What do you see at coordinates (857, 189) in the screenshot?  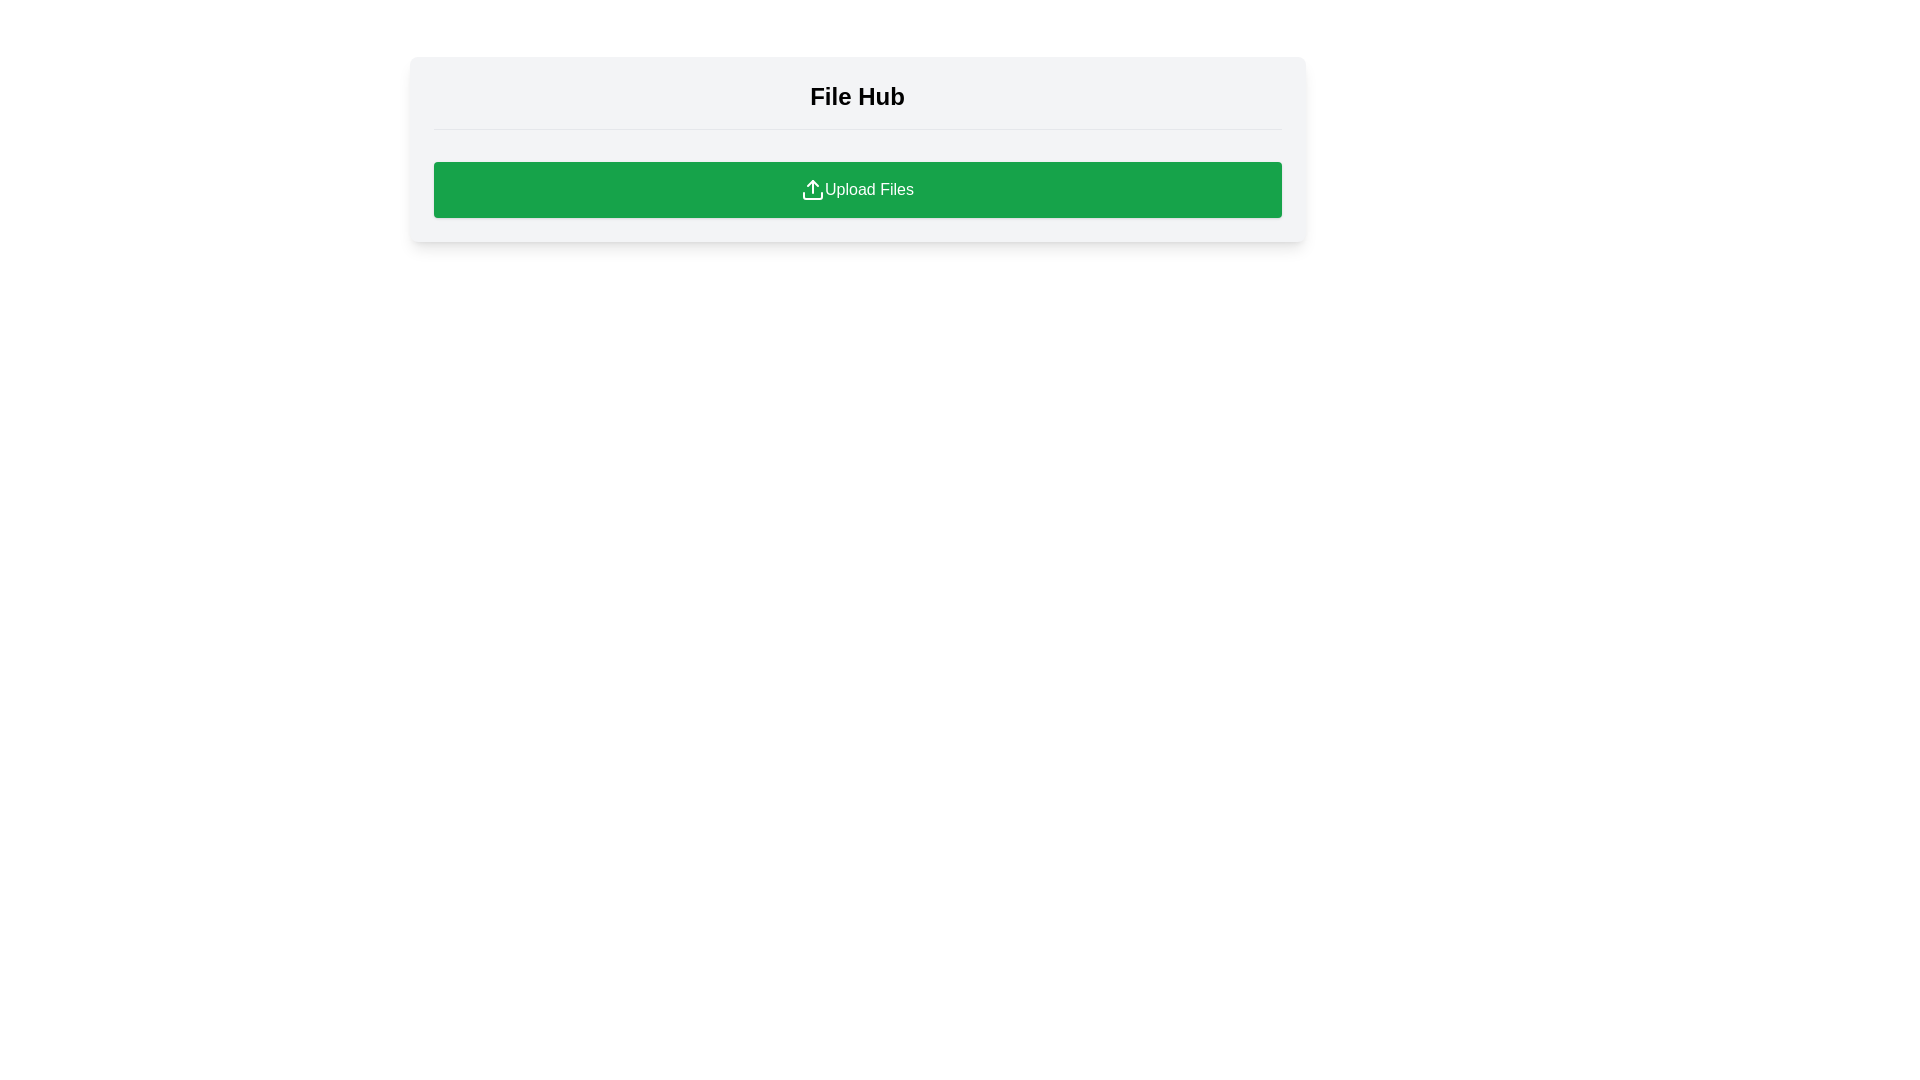 I see `the prominent call-to-action button located below the thin divider line in the 'File Hub' card` at bounding box center [857, 189].